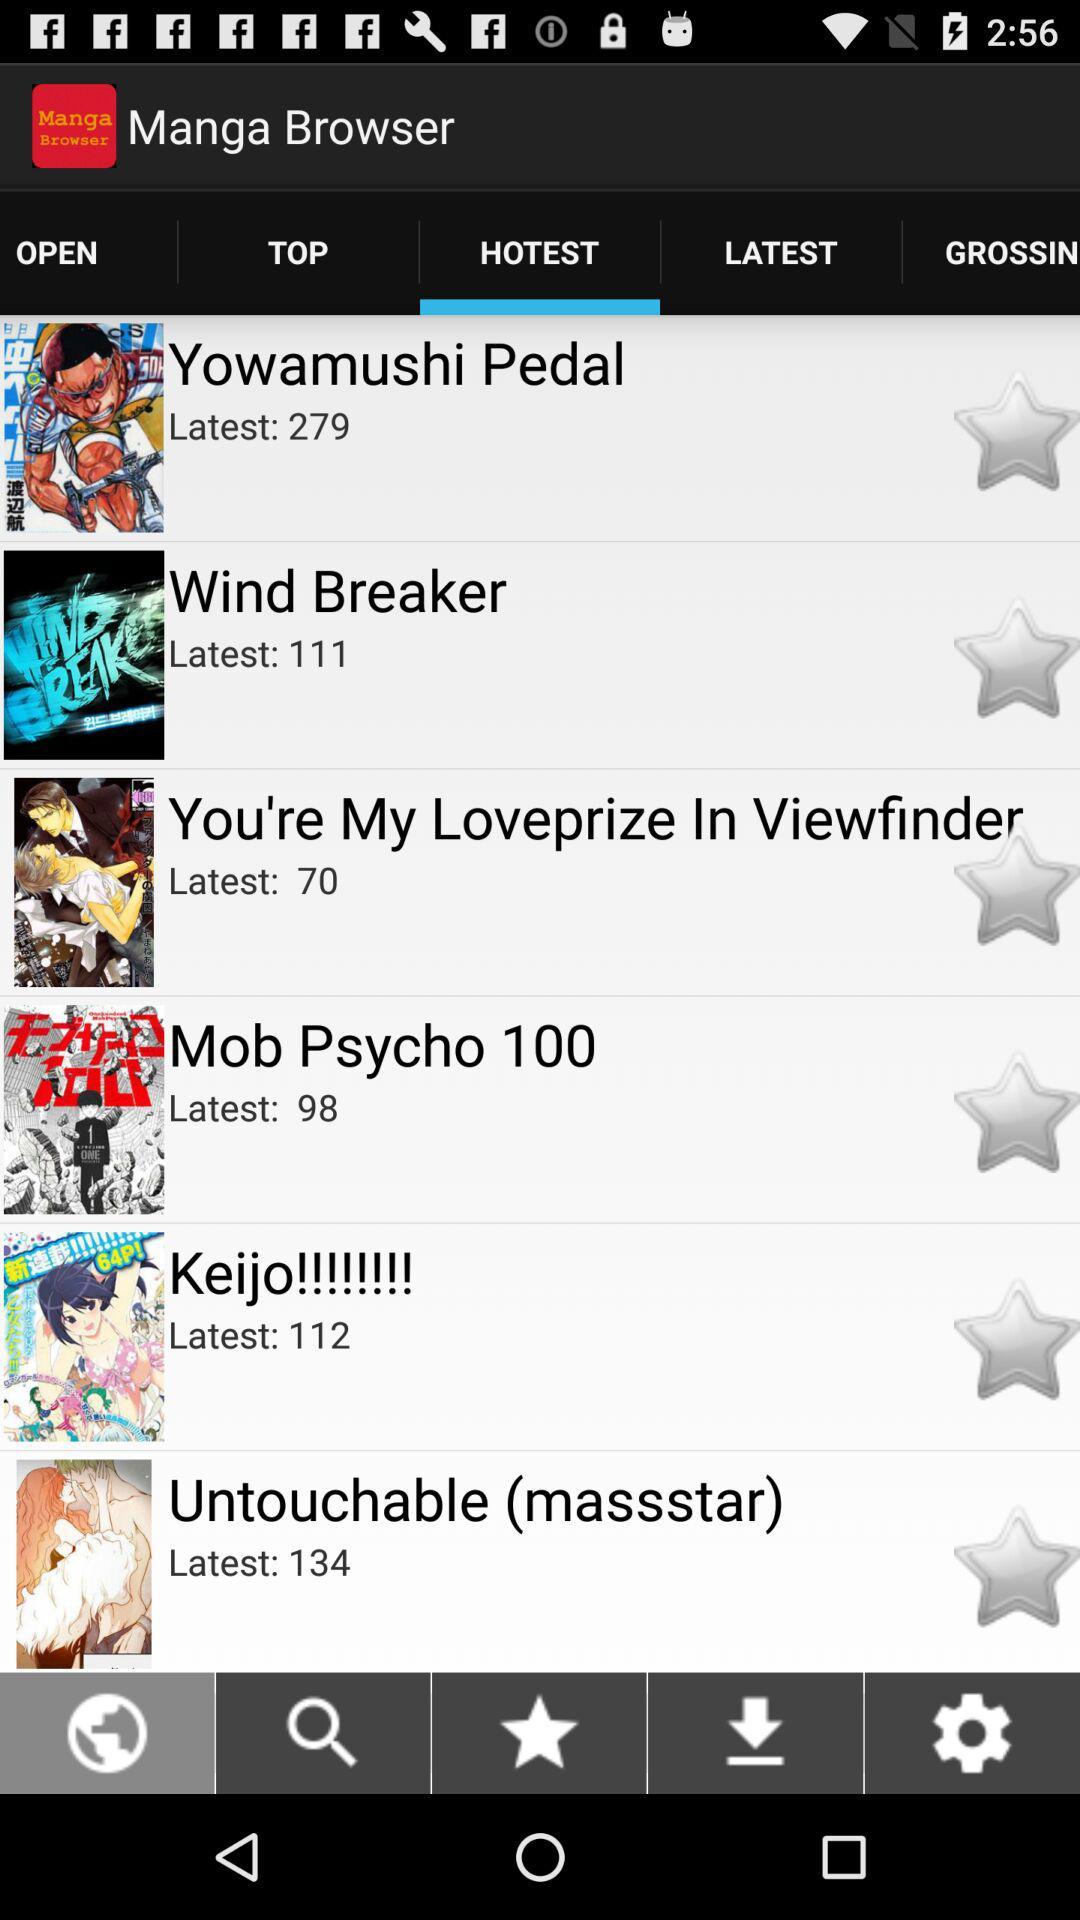  Describe the element at coordinates (623, 1042) in the screenshot. I see `mob psycho 100 icon` at that location.